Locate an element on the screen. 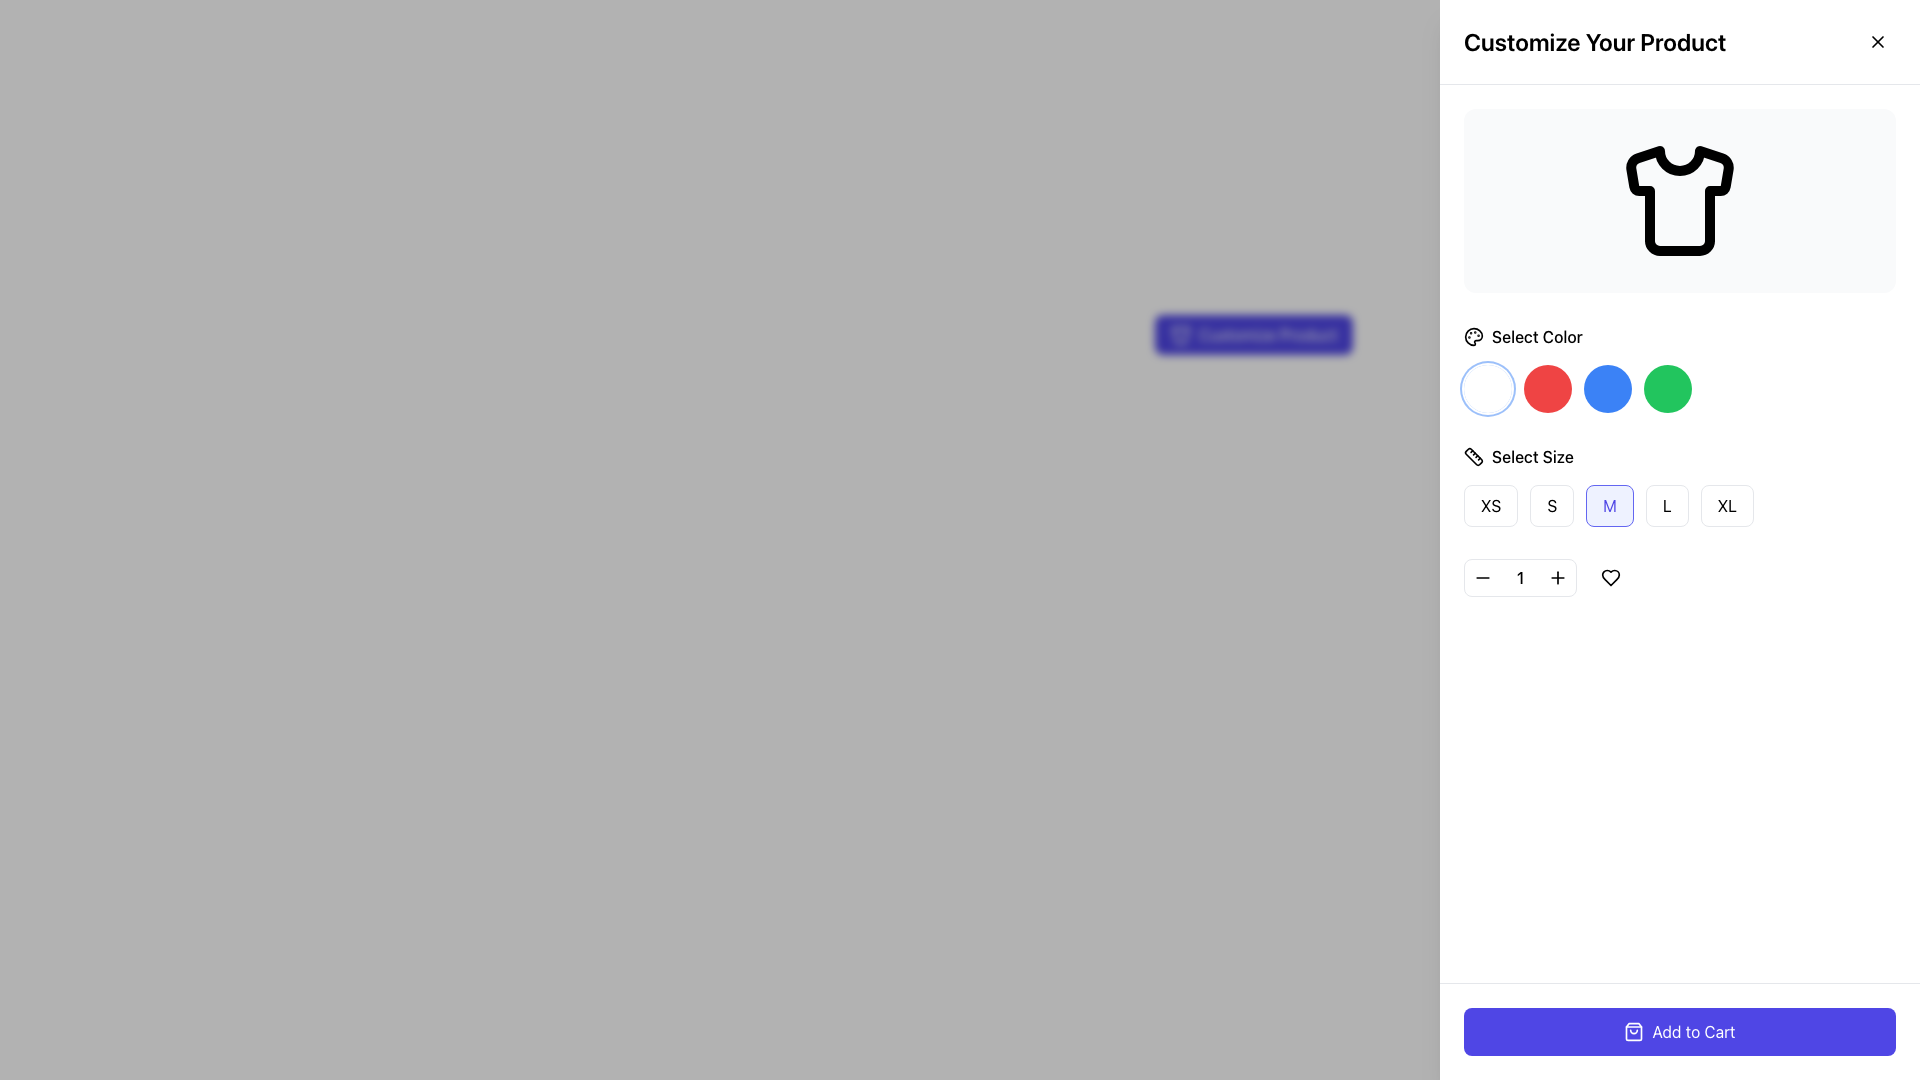 This screenshot has height=1080, width=1920. the close button represented by the 'X' icon located at the top-right corner of the 'Customize Your Product' interface to observe its highlighting effect is located at coordinates (1876, 42).